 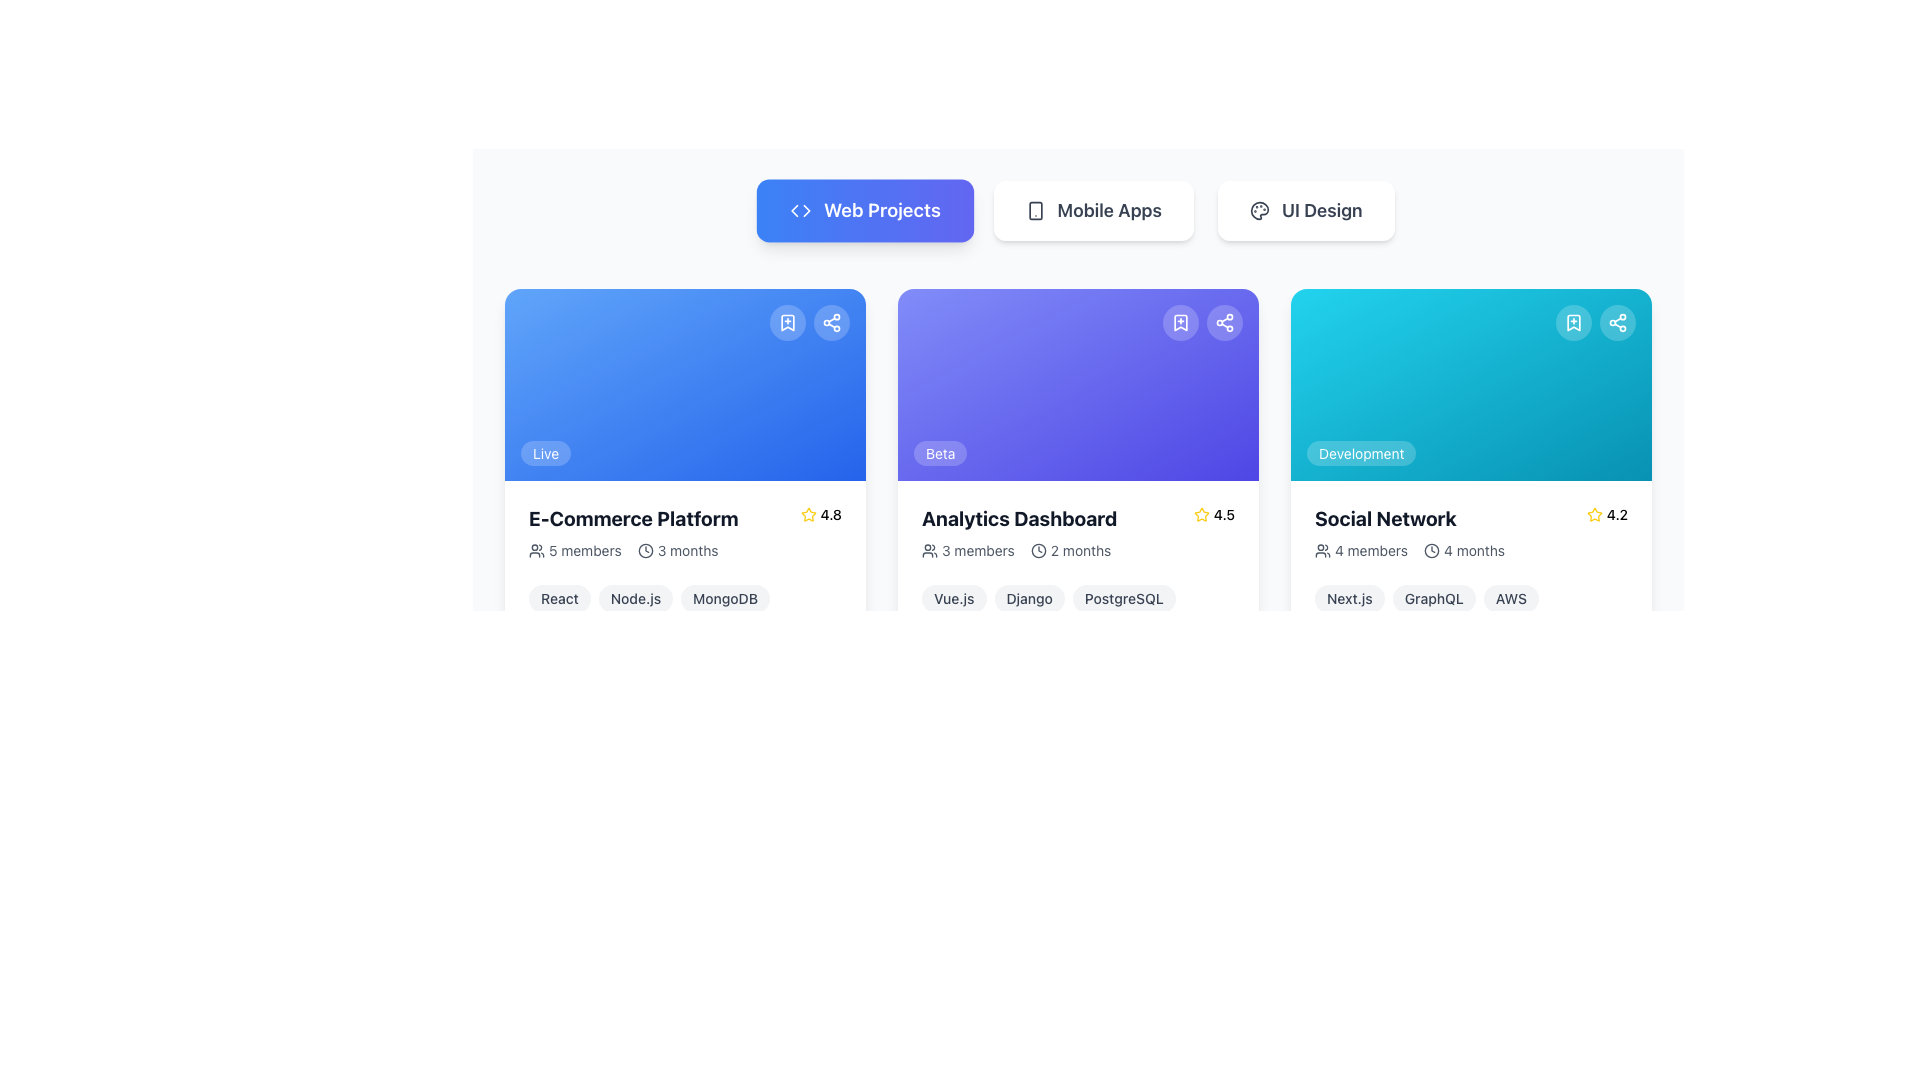 I want to click on the bookmarking button located at the top-right corner of the 'Analytics Dashboard' card, so click(x=1180, y=322).